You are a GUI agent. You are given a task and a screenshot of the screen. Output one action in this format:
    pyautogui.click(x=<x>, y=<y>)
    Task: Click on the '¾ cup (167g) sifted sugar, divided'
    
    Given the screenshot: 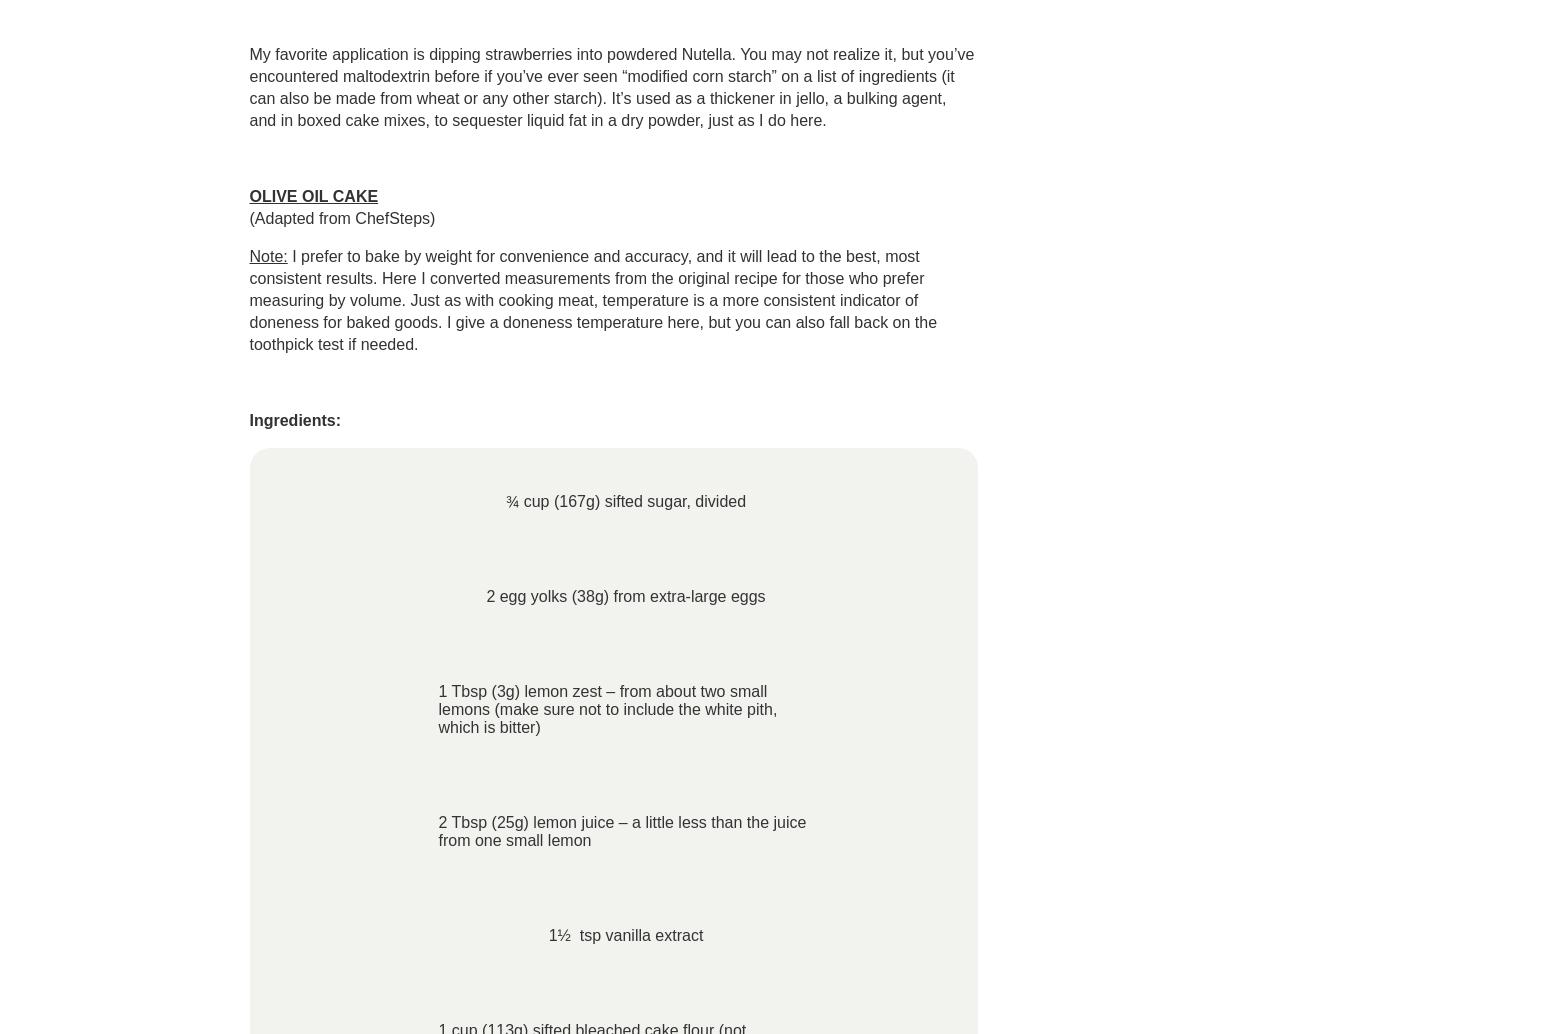 What is the action you would take?
    pyautogui.click(x=624, y=500)
    